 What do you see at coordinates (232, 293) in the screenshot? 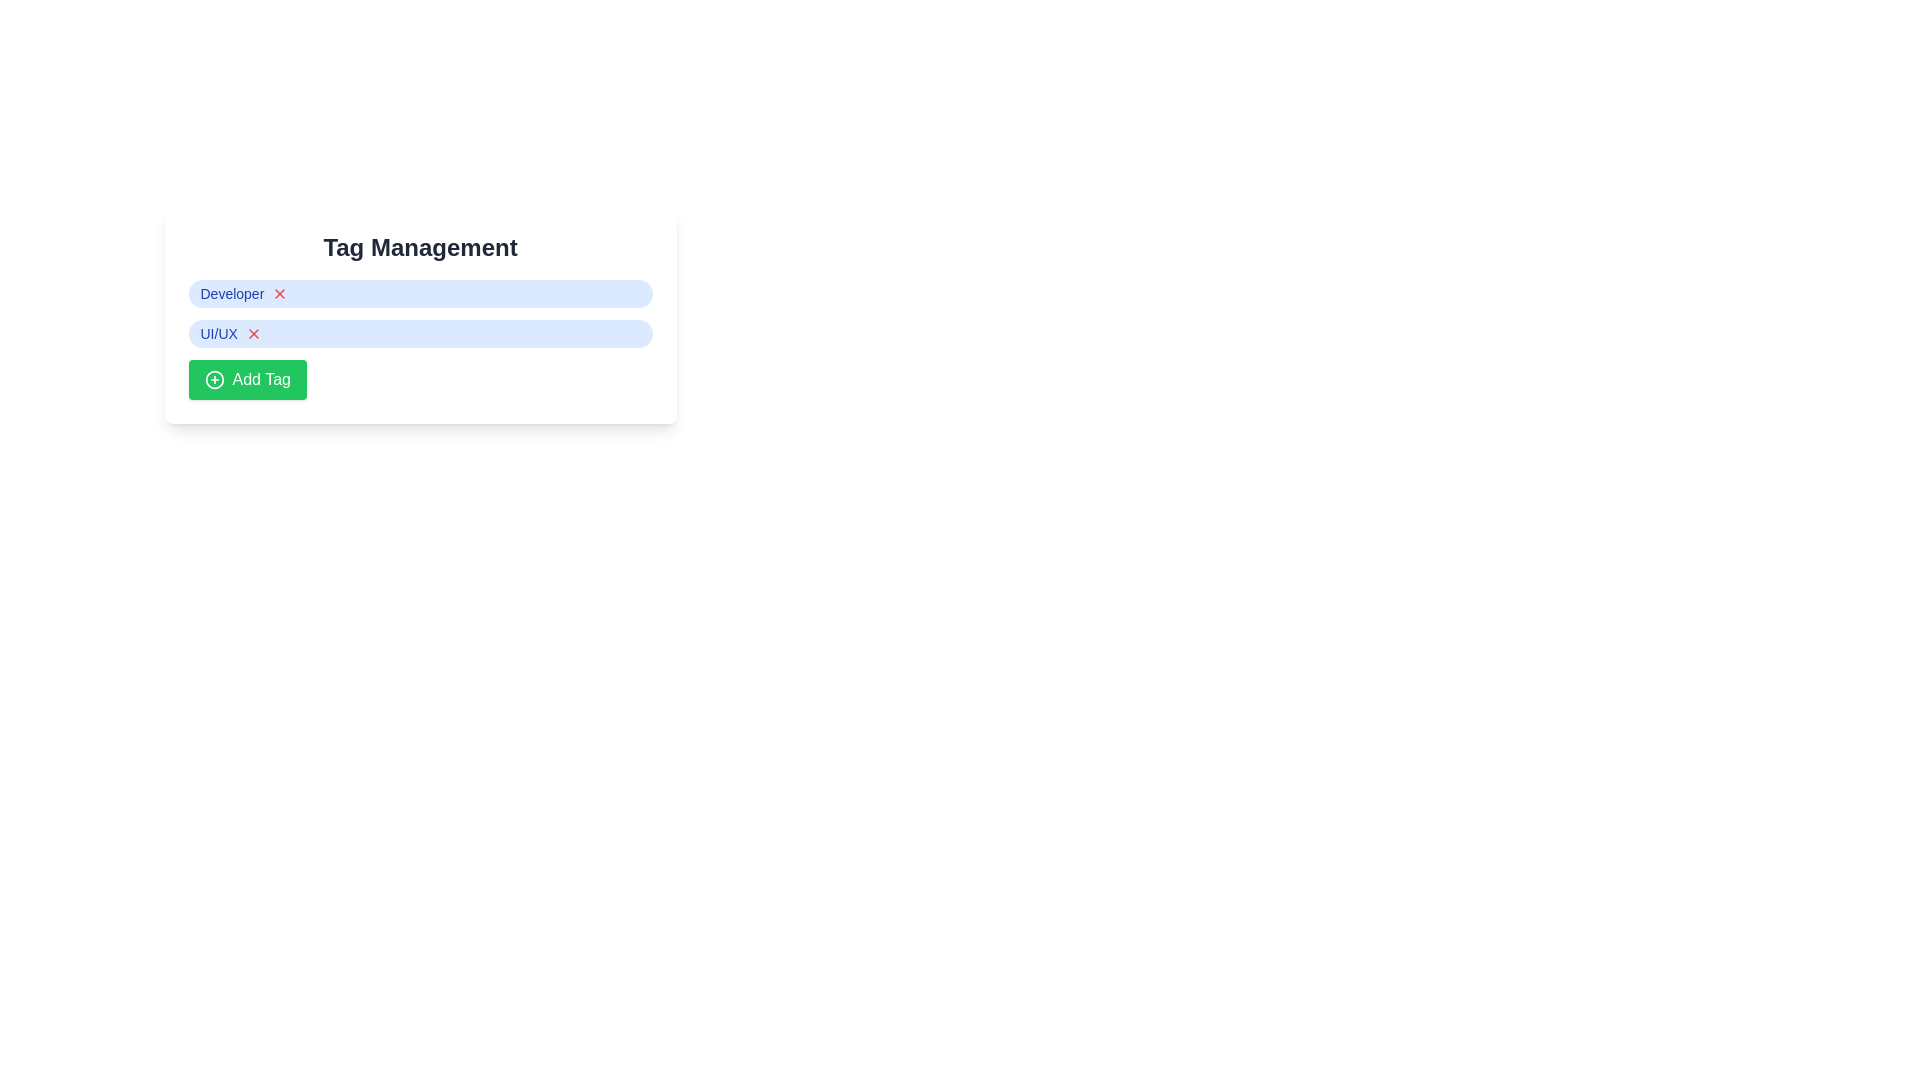
I see `the static text label in the 'Tag Management' component, which is the first text element aligned to the left of the 'X' delete icon` at bounding box center [232, 293].